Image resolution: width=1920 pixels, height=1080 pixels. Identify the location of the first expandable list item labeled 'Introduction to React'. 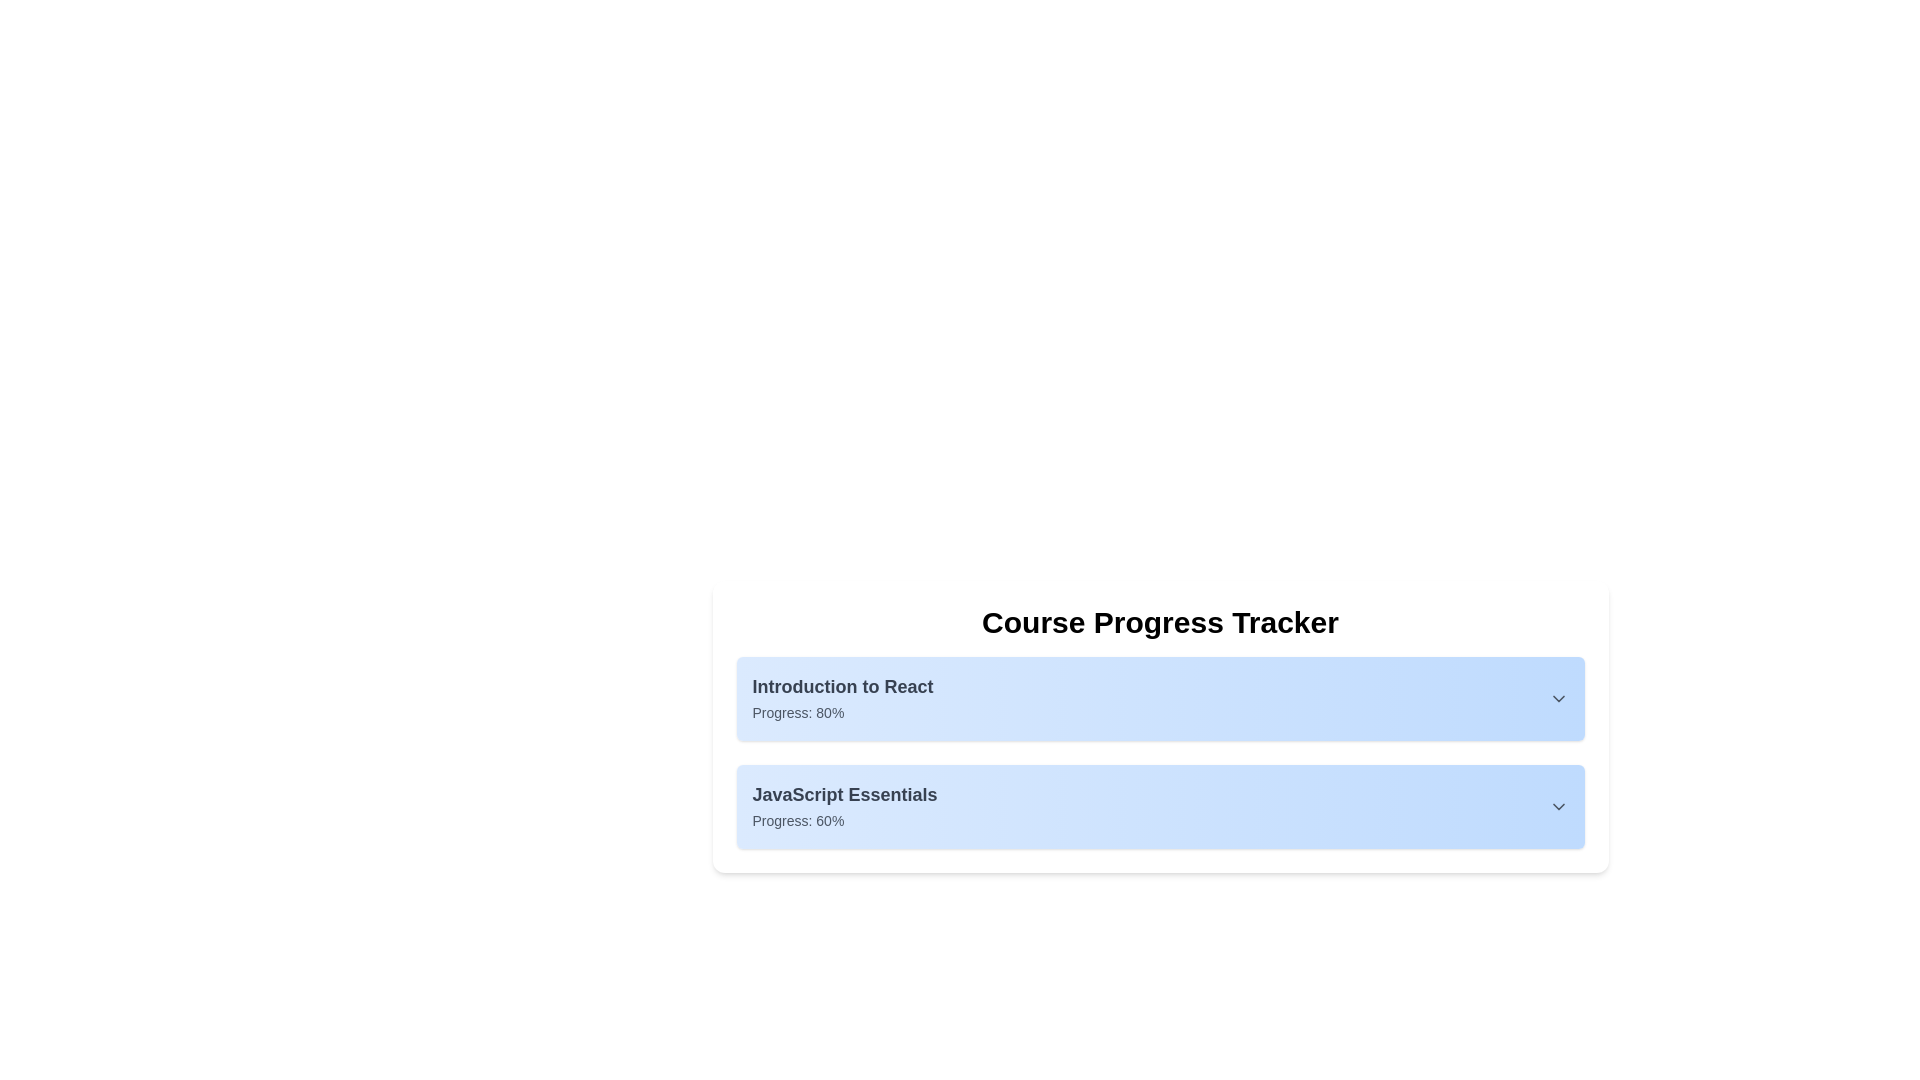
(1160, 697).